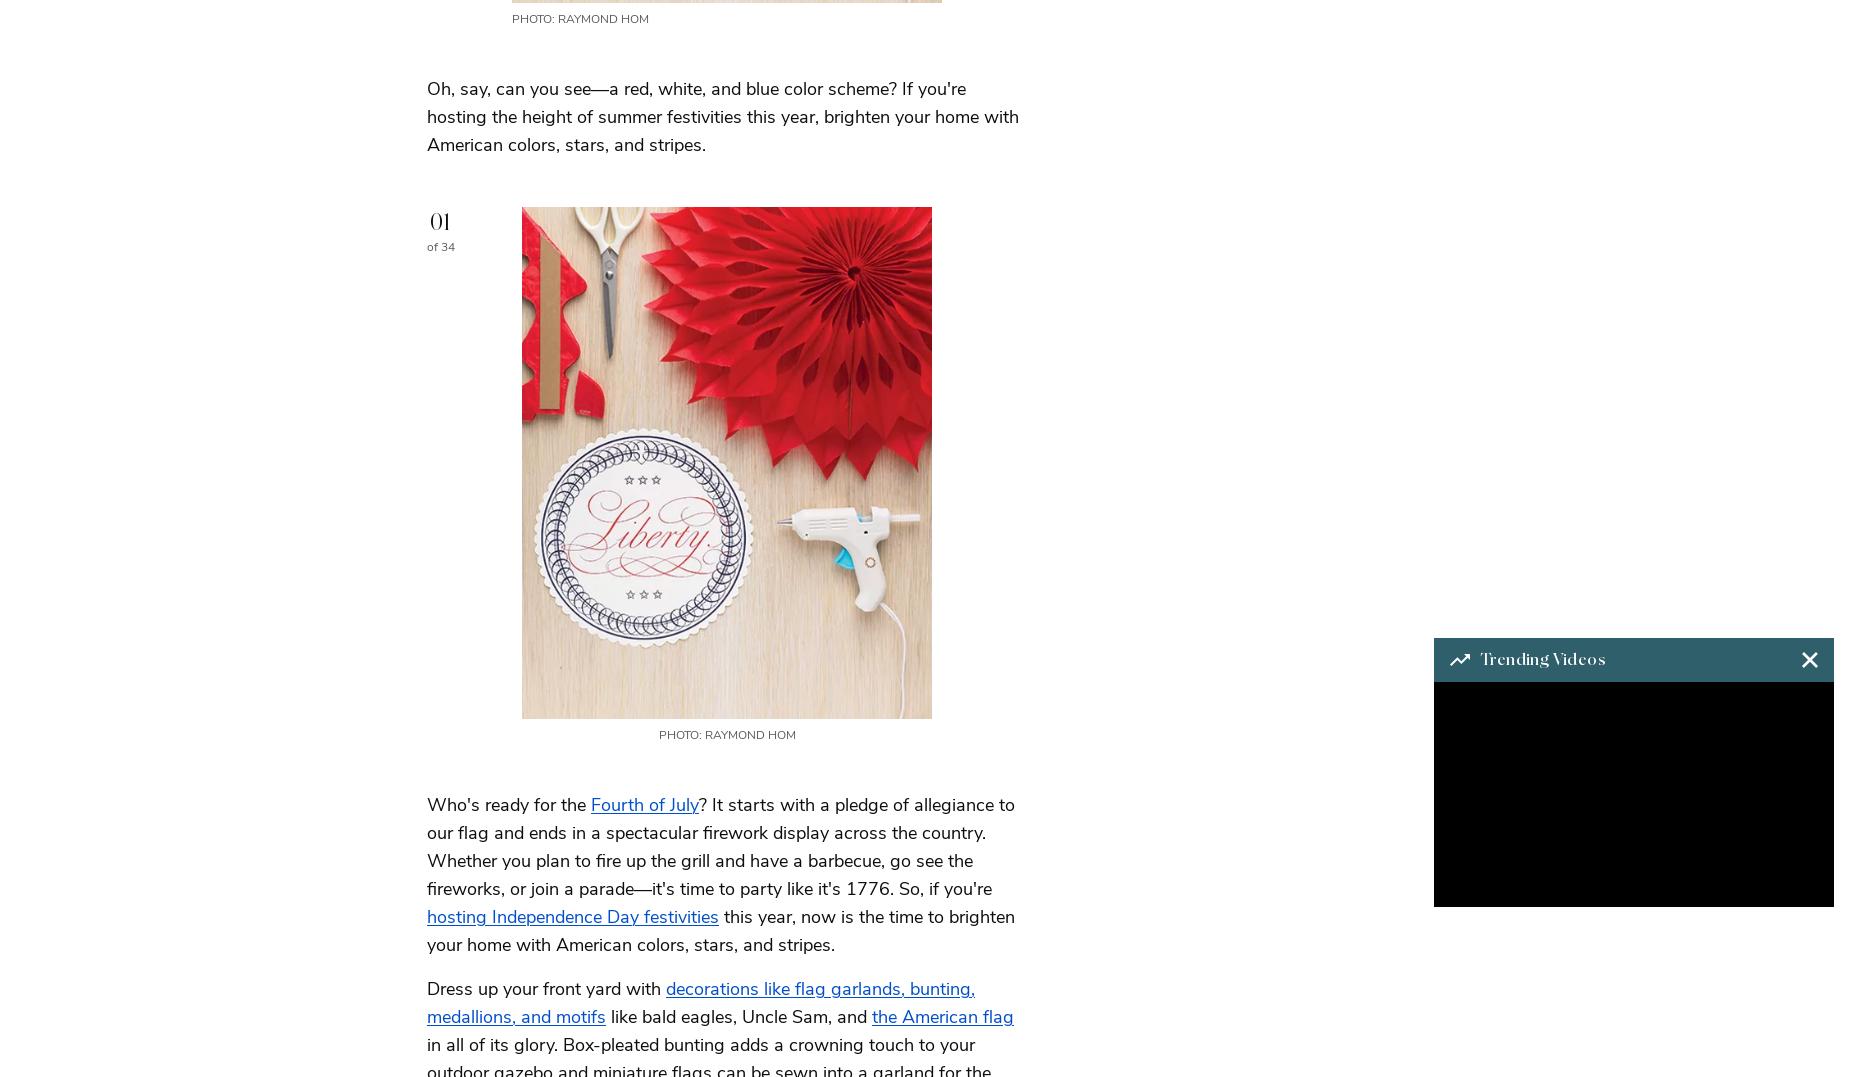  Describe the element at coordinates (440, 245) in the screenshot. I see `'of 34'` at that location.